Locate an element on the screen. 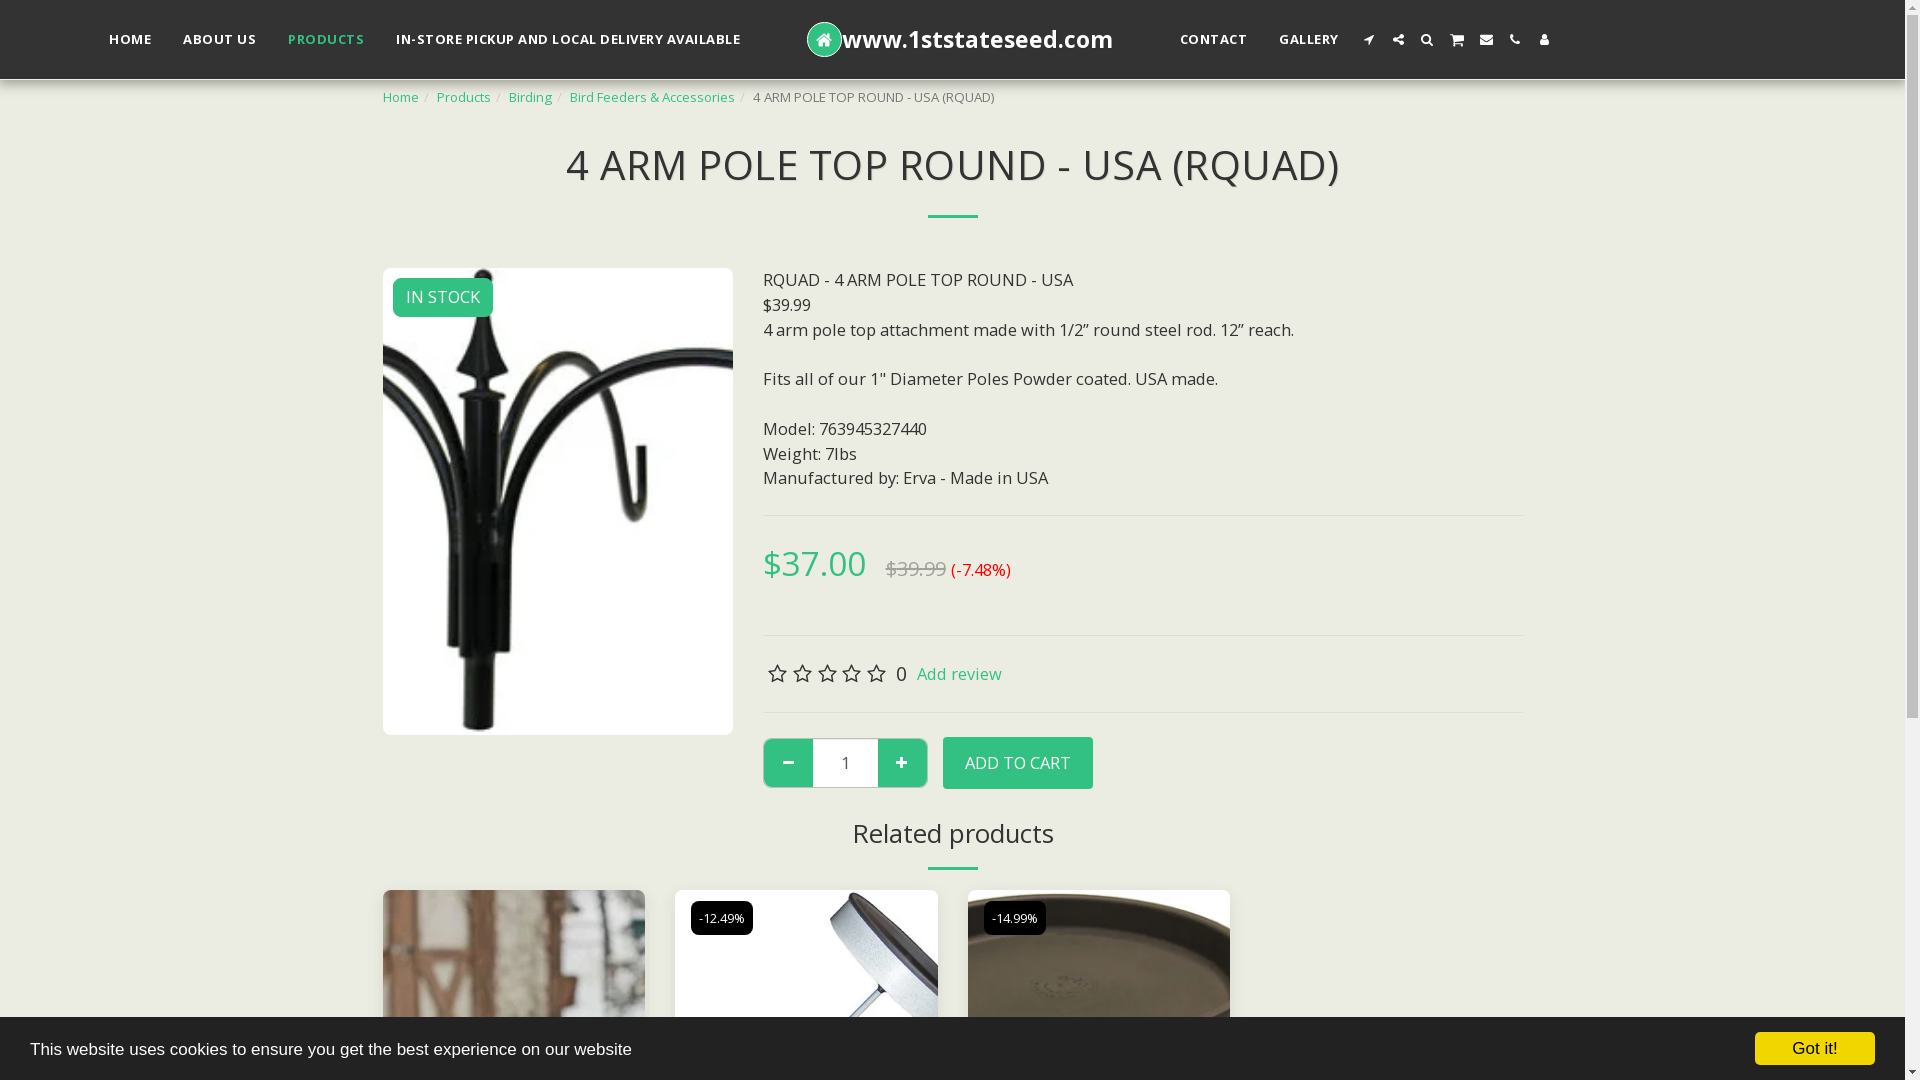  'Birding' is located at coordinates (508, 96).